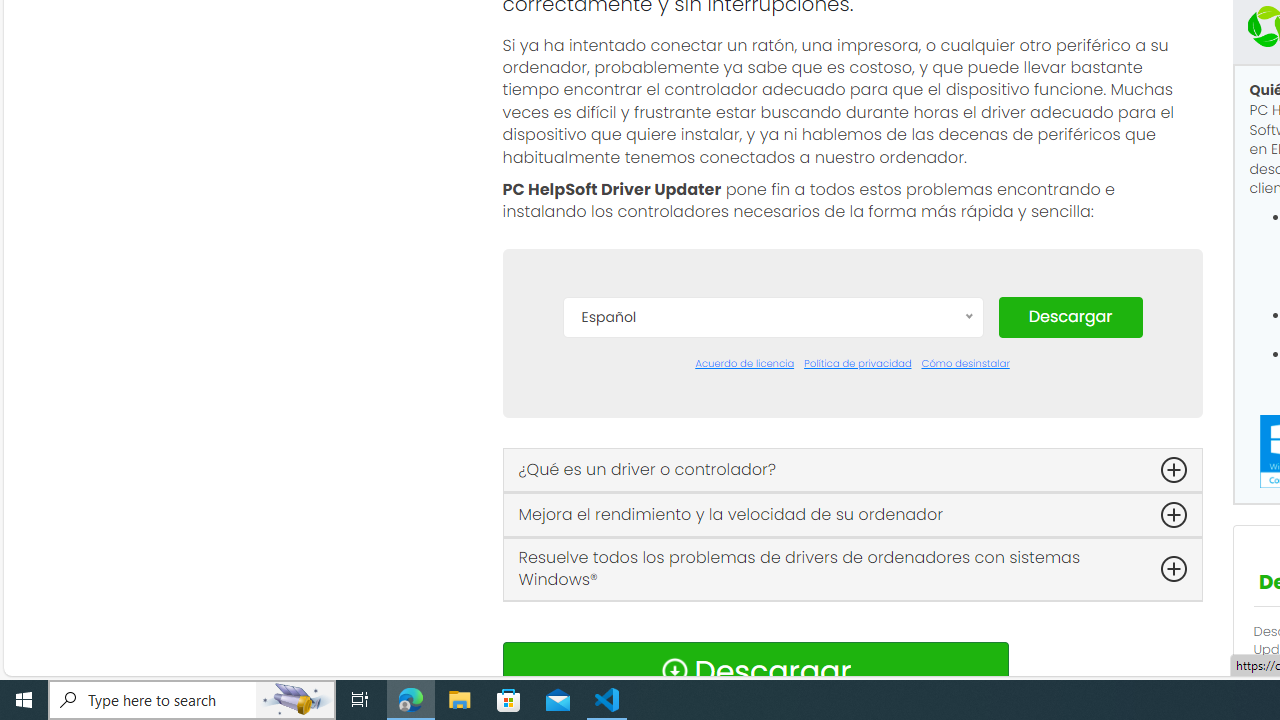  Describe the element at coordinates (754, 671) in the screenshot. I see `'Download Icon Descargar'` at that location.